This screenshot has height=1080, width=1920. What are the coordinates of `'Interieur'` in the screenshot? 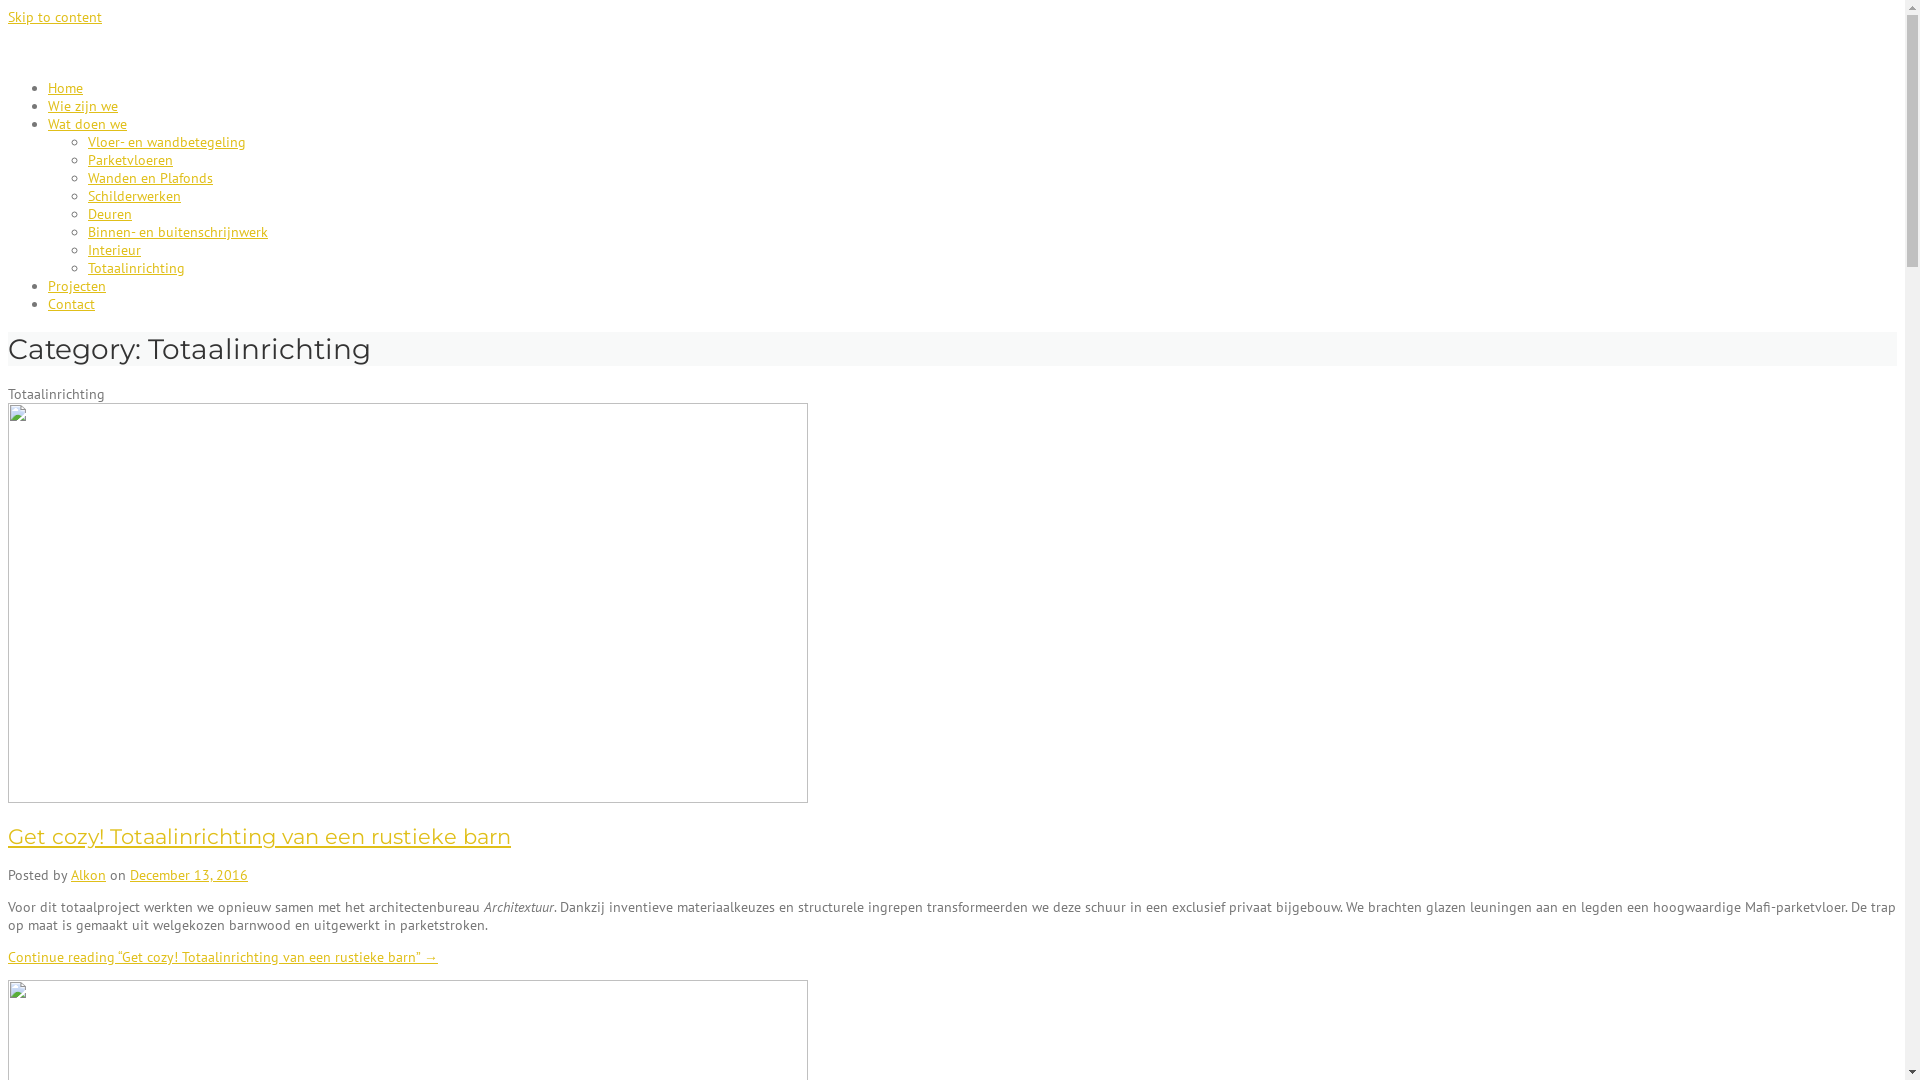 It's located at (113, 249).